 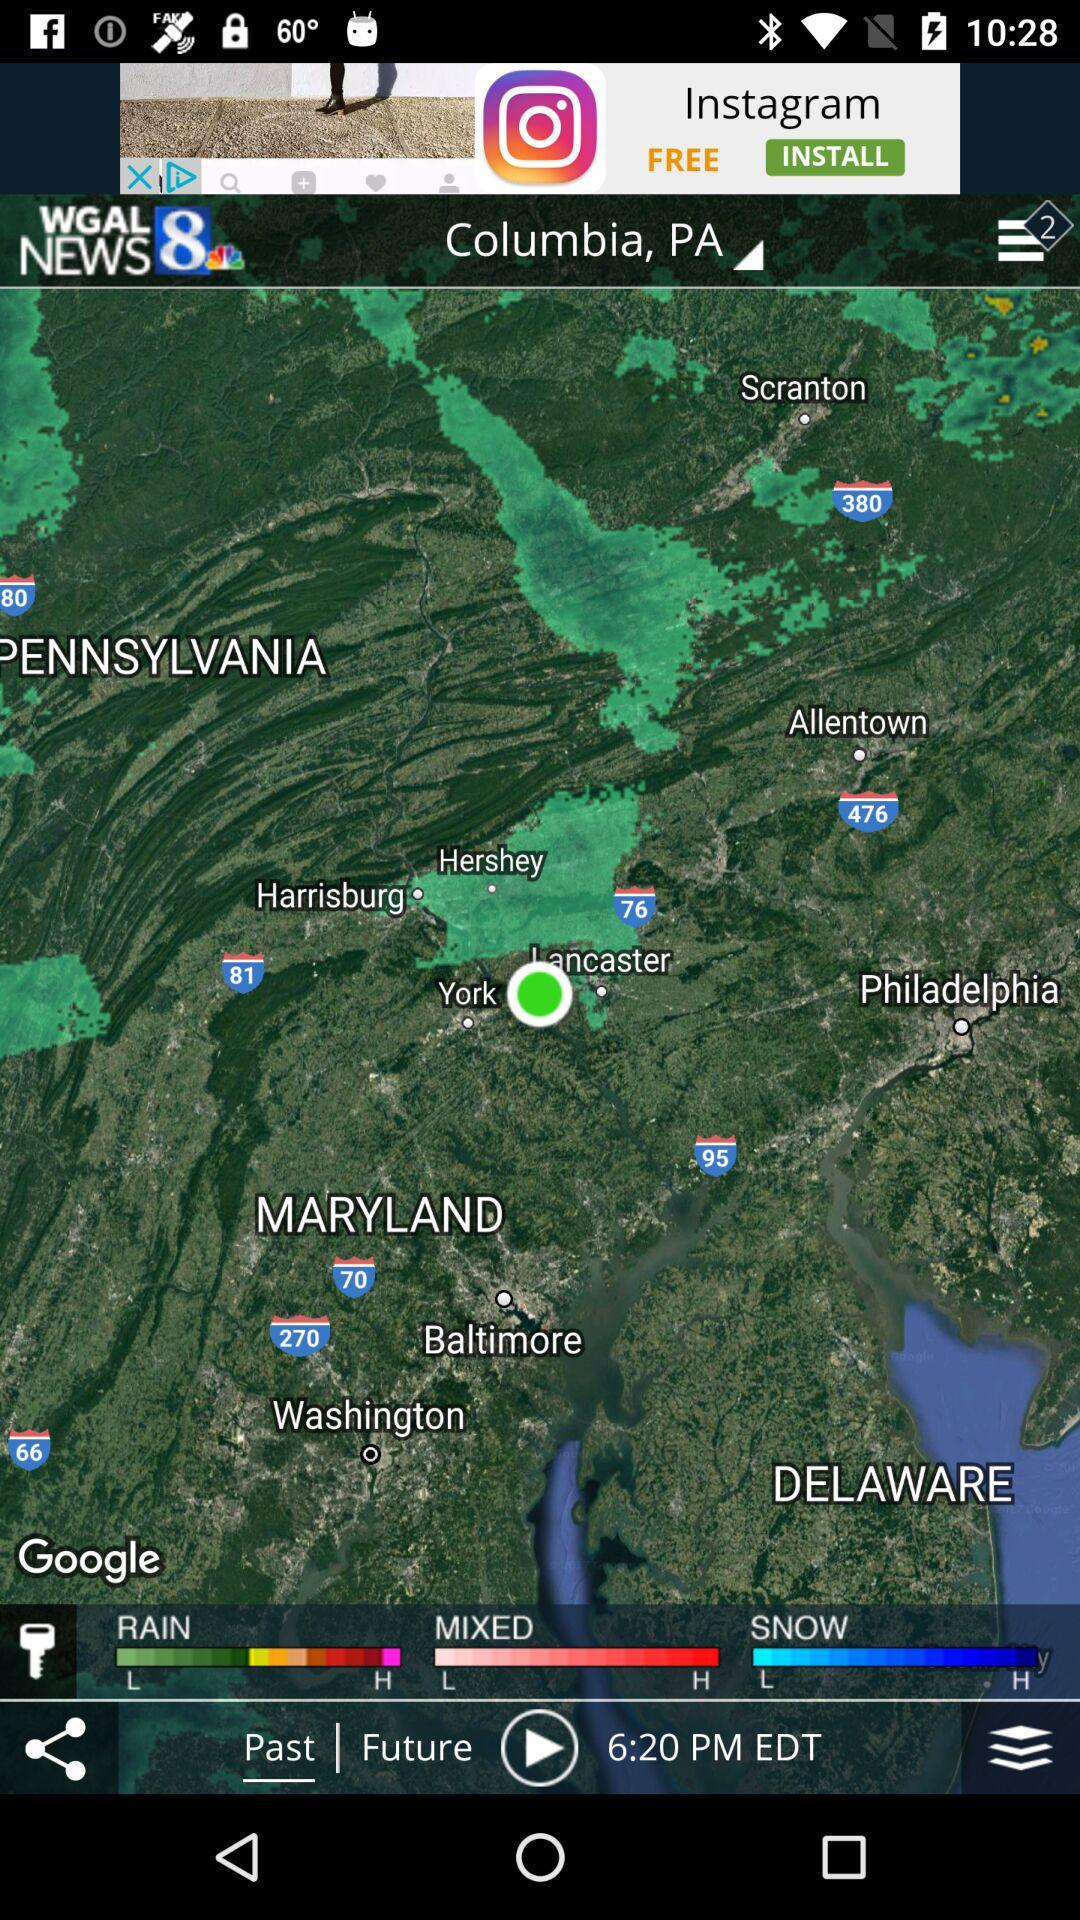 What do you see at coordinates (131, 240) in the screenshot?
I see `the icon at the top left corner` at bounding box center [131, 240].